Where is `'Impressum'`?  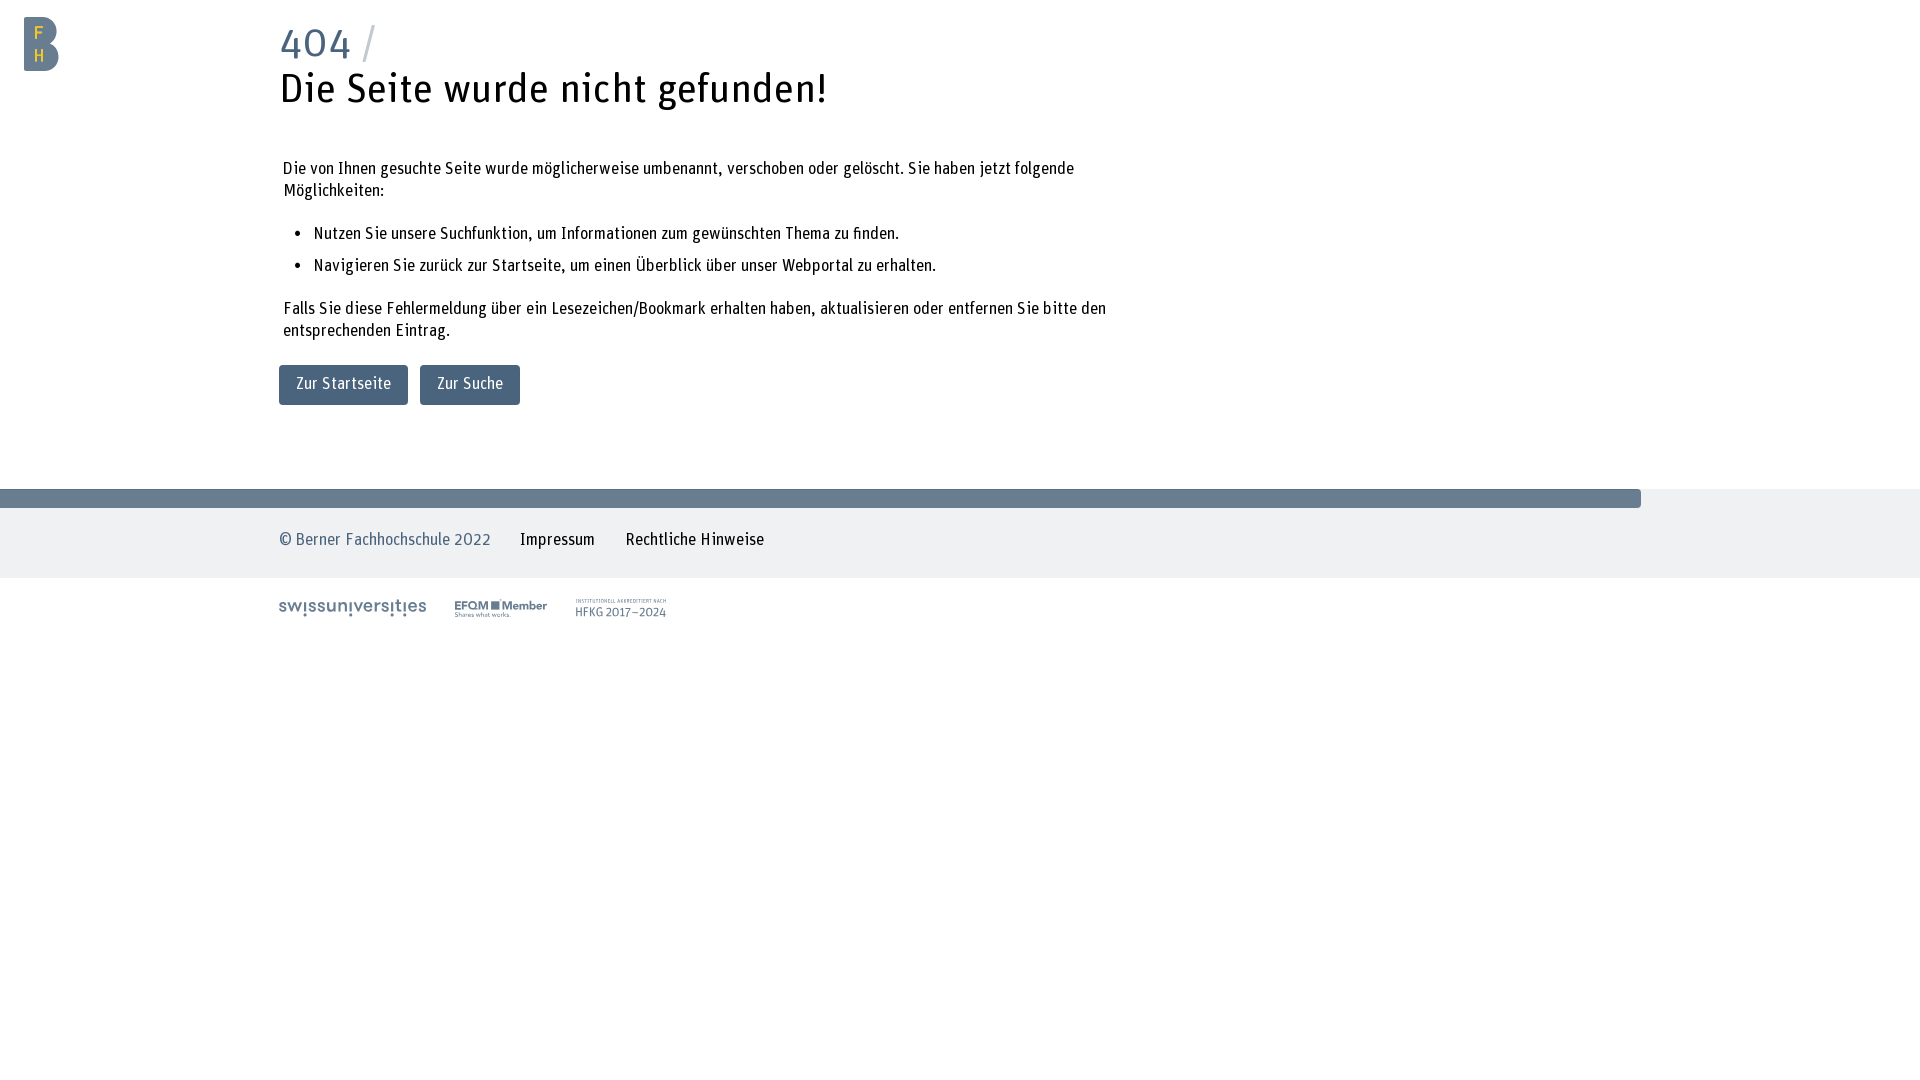 'Impressum' is located at coordinates (519, 543).